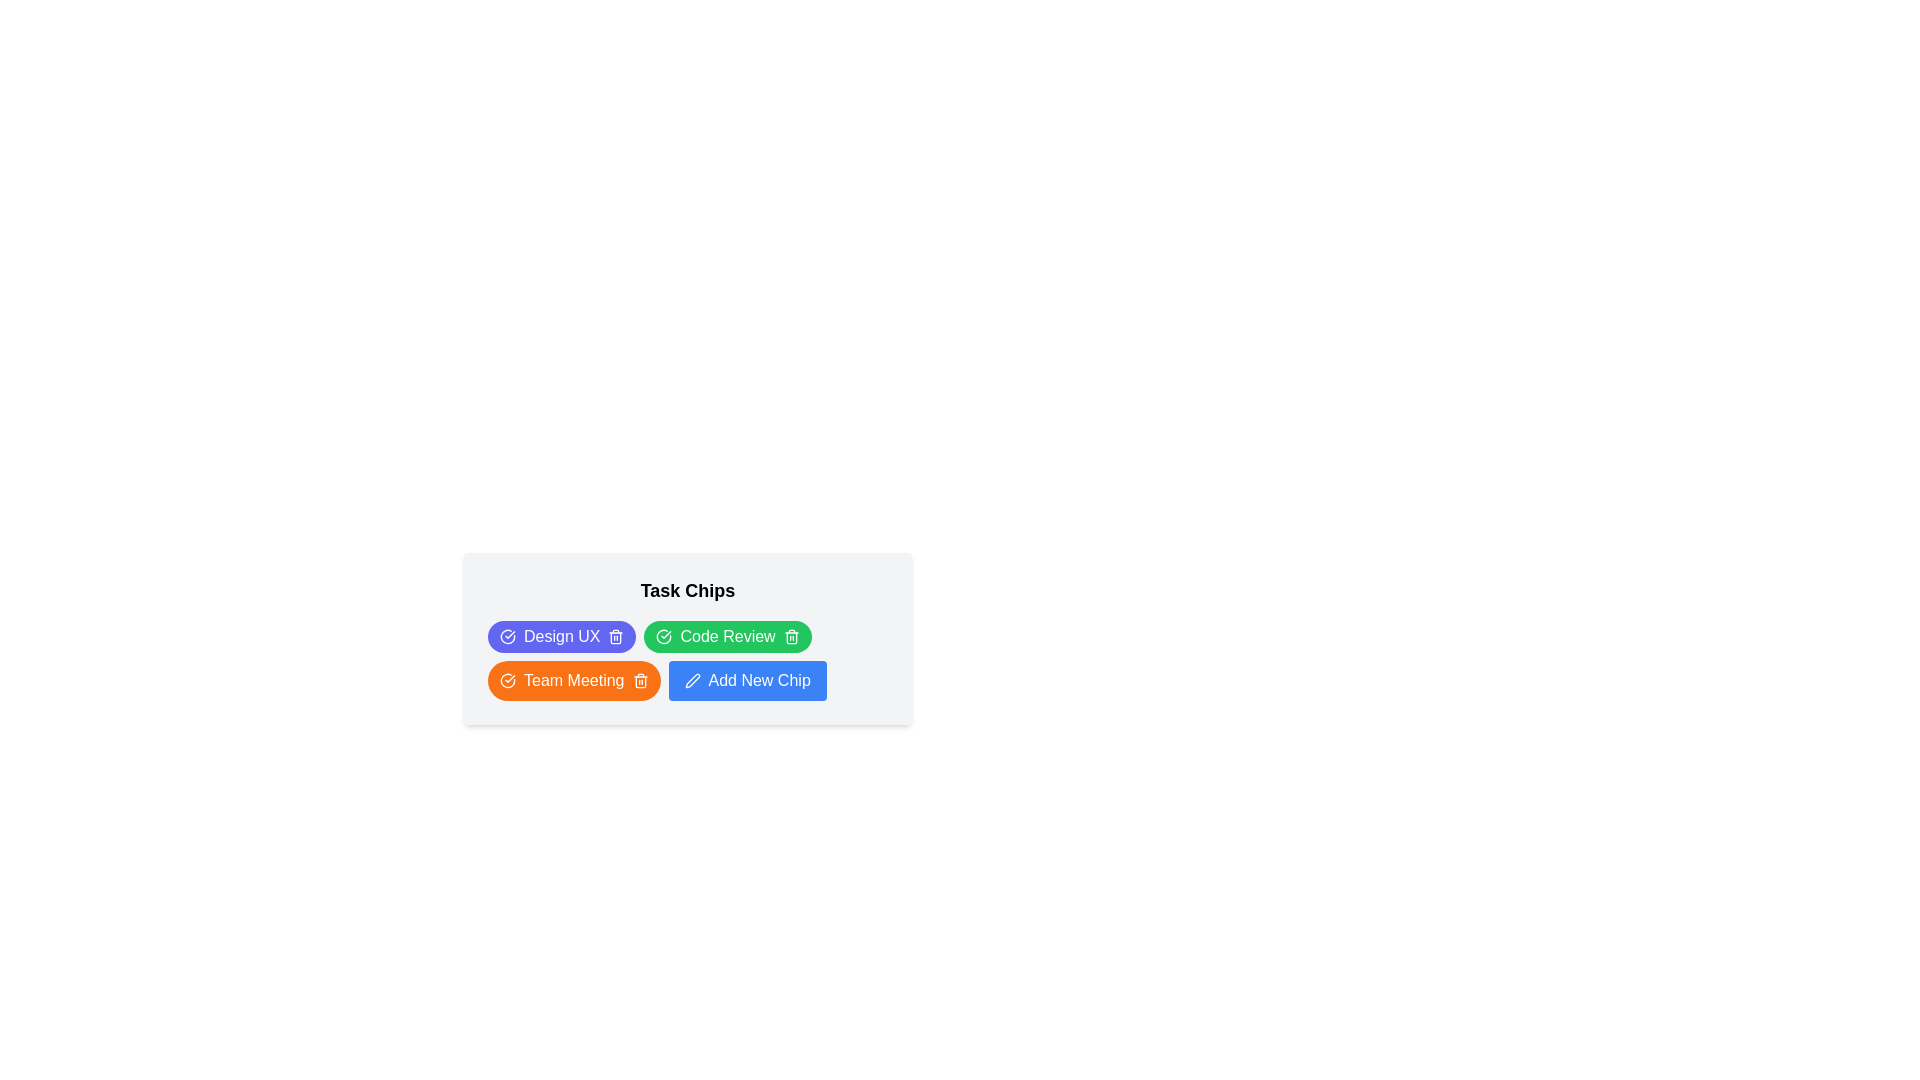 This screenshot has height=1080, width=1920. I want to click on the completed status icon for the 'Team Meeting' chip, which is located at the beginning of the third chip in the second row, so click(508, 680).